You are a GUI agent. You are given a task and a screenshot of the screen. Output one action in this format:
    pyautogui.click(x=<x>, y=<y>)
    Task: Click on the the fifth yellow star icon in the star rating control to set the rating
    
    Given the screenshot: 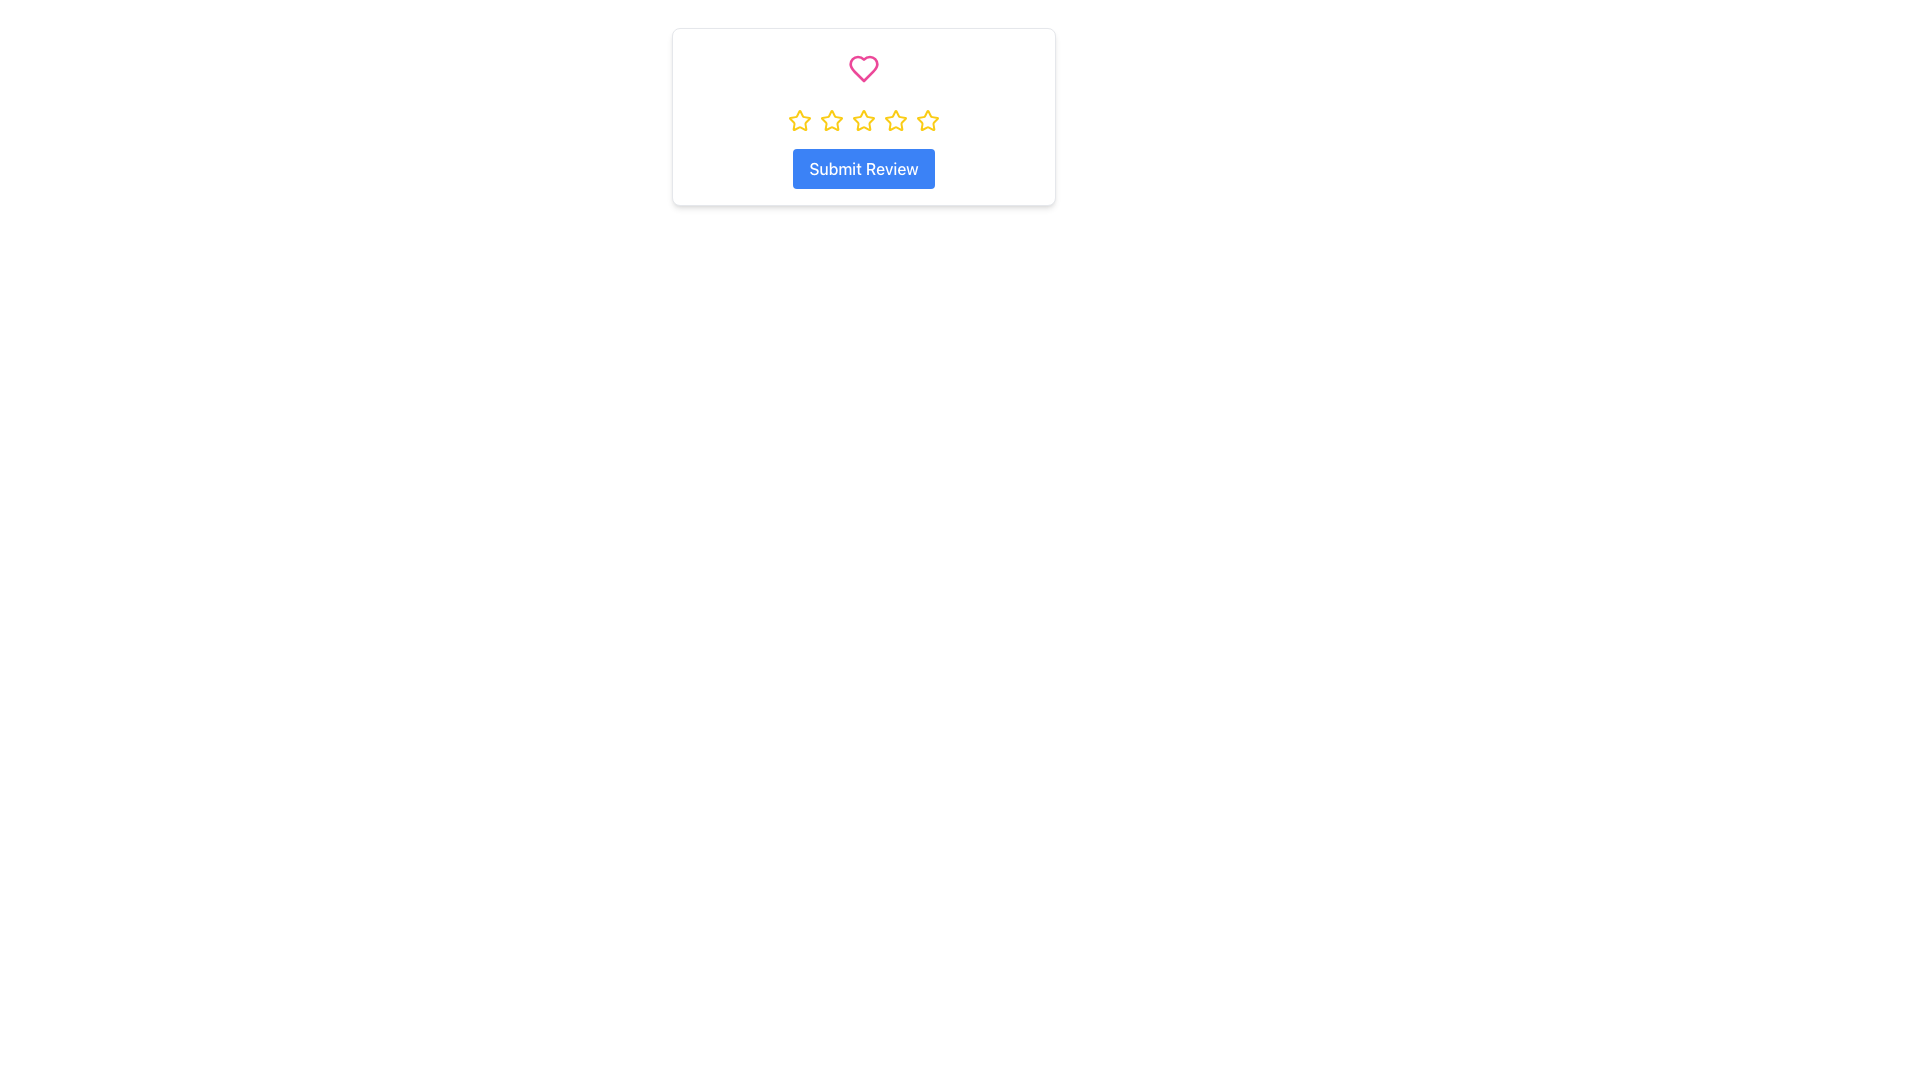 What is the action you would take?
    pyautogui.click(x=926, y=120)
    